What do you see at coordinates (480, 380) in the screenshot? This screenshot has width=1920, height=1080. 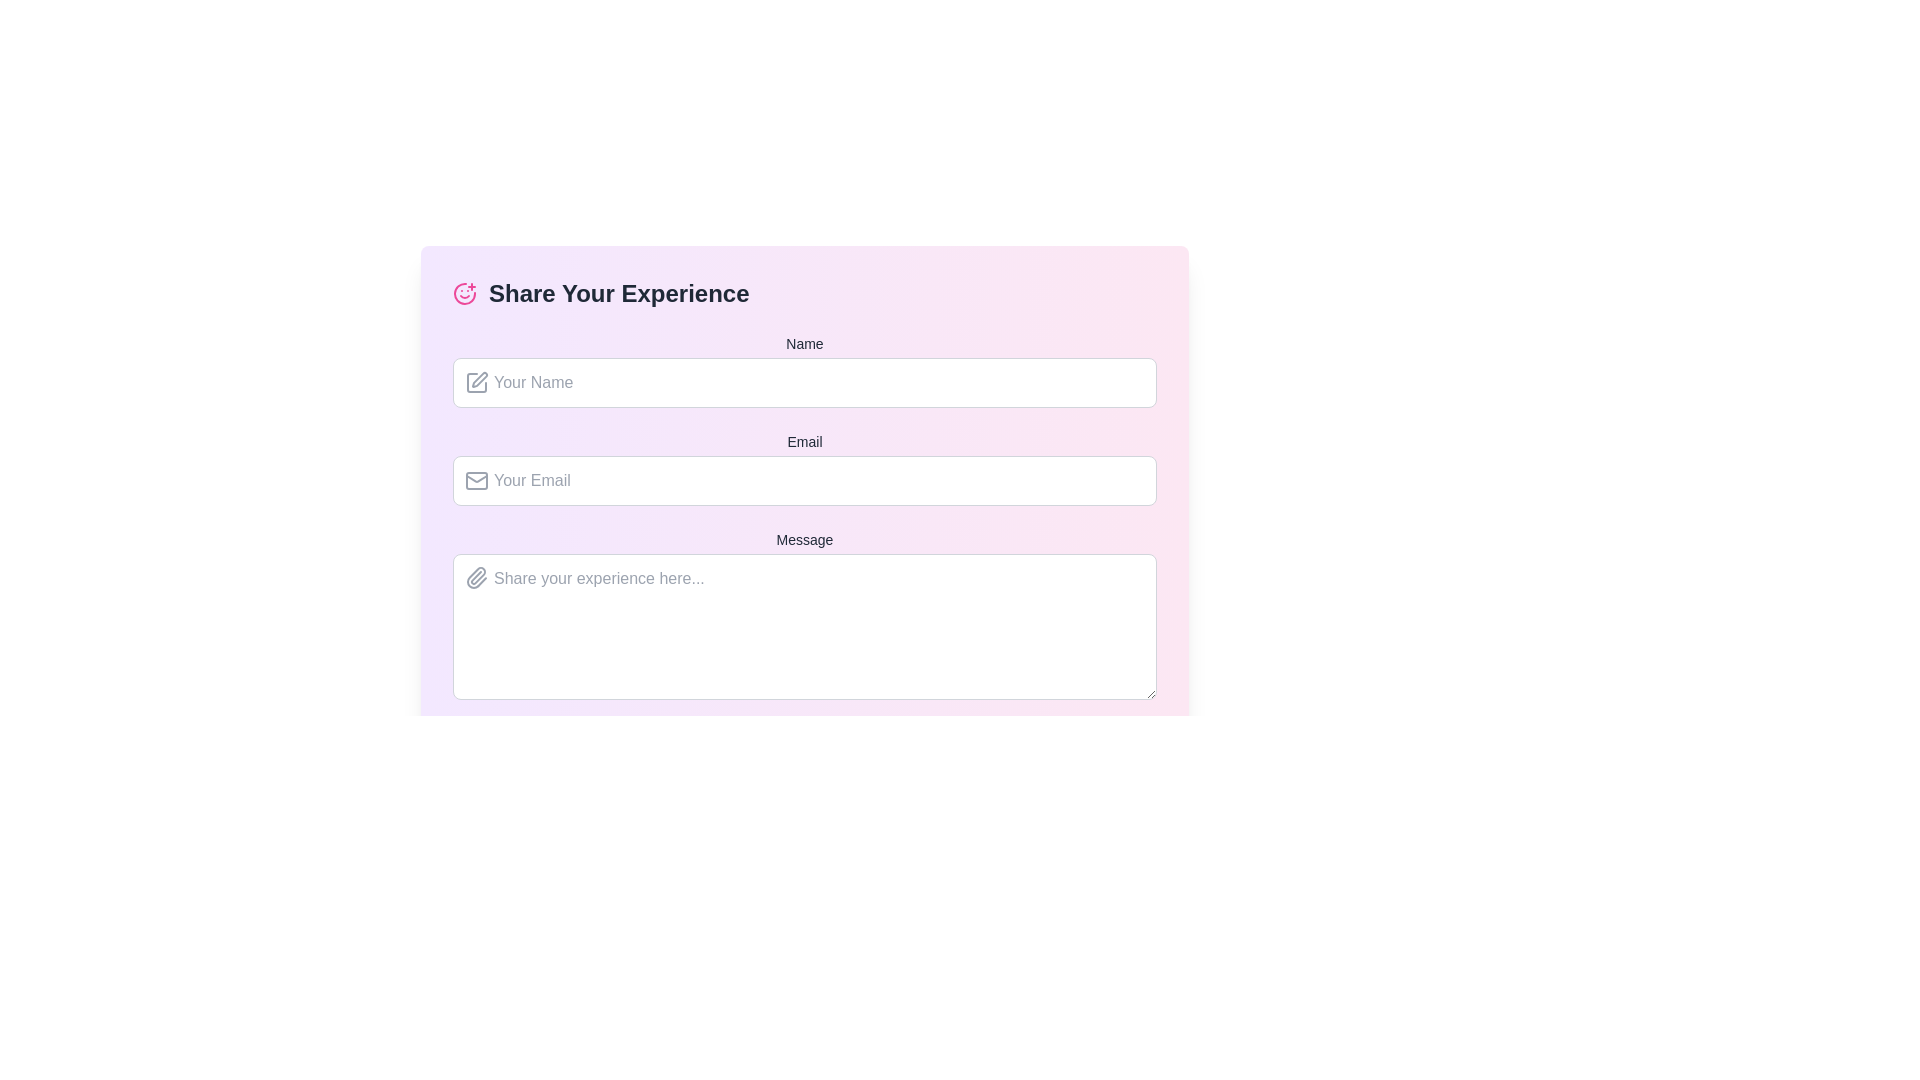 I see `the small pen or pencil icon located in the 'Share Your Experience' section, positioned to the left of the 'Your Name' input field` at bounding box center [480, 380].